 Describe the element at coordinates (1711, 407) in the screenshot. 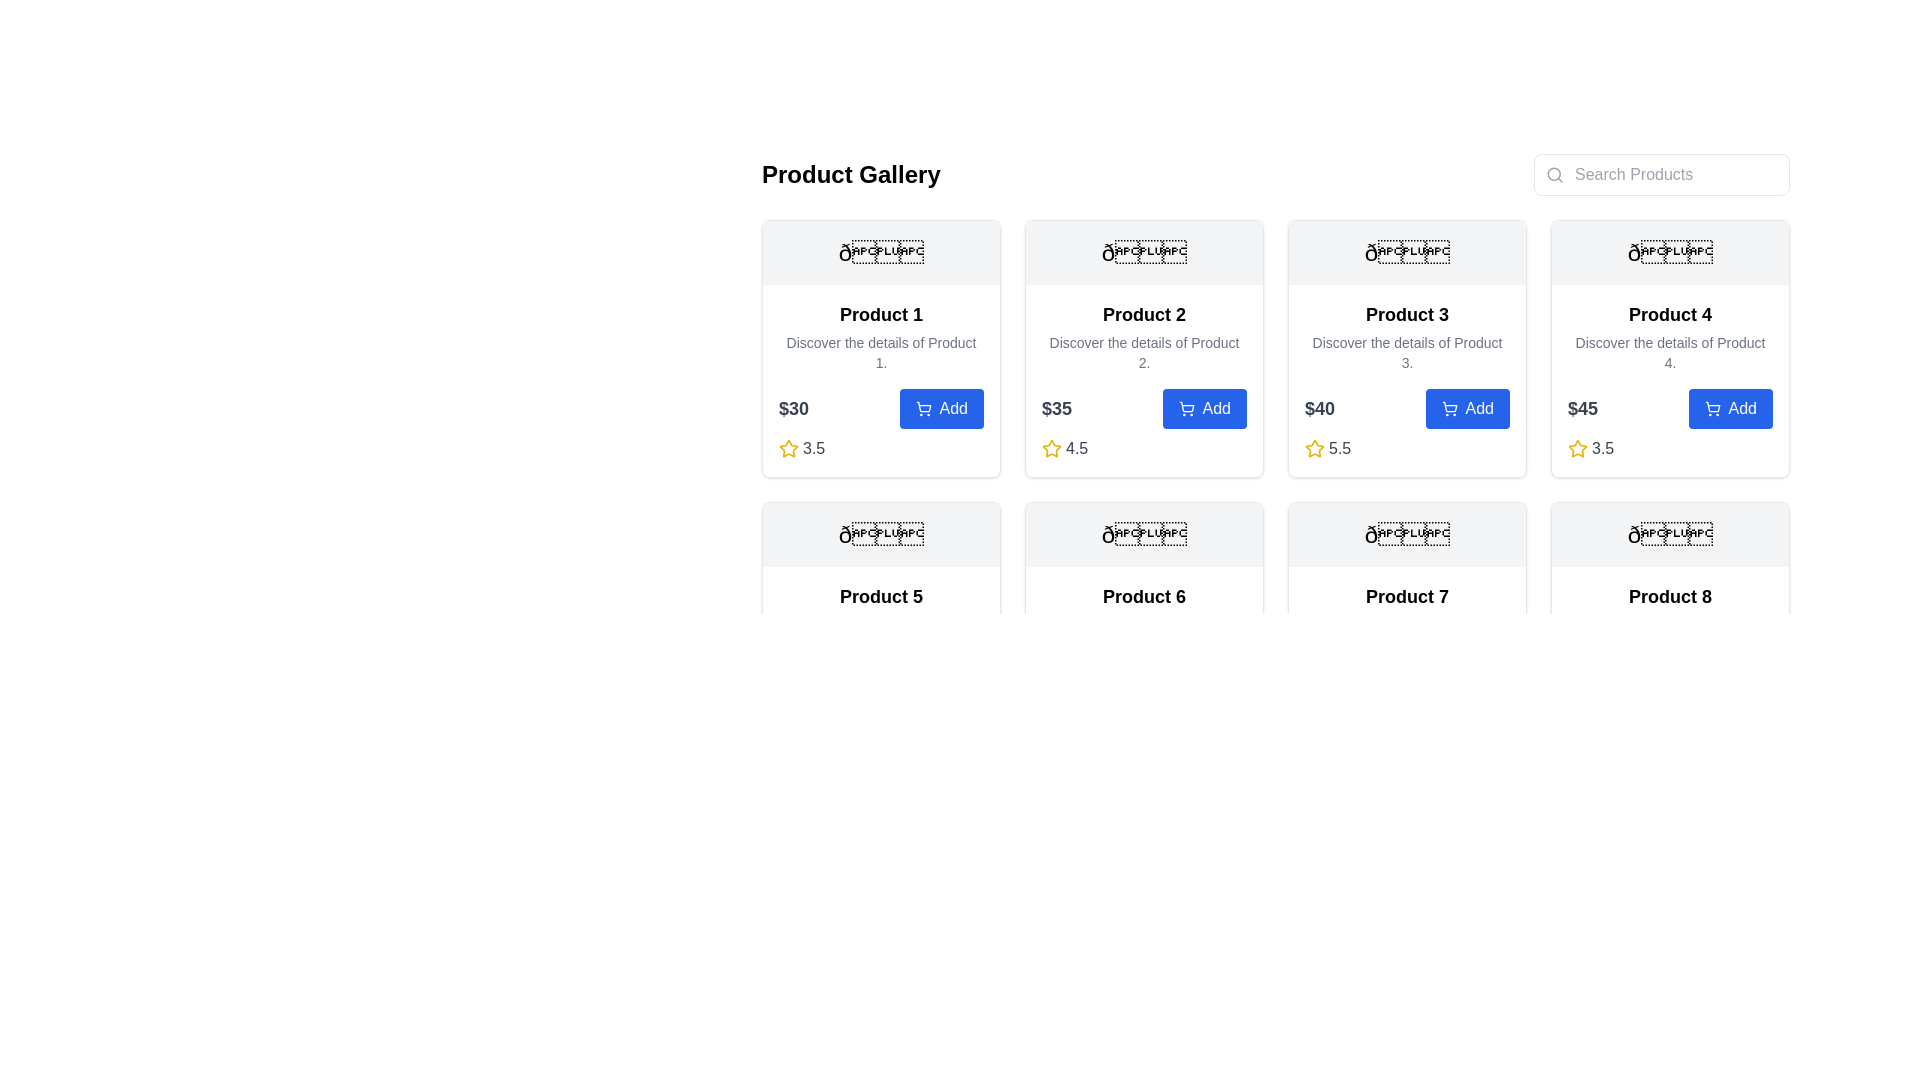

I see `the shopping cart icon located within the 'Add' button of the fourth product card in the grid layout` at that location.